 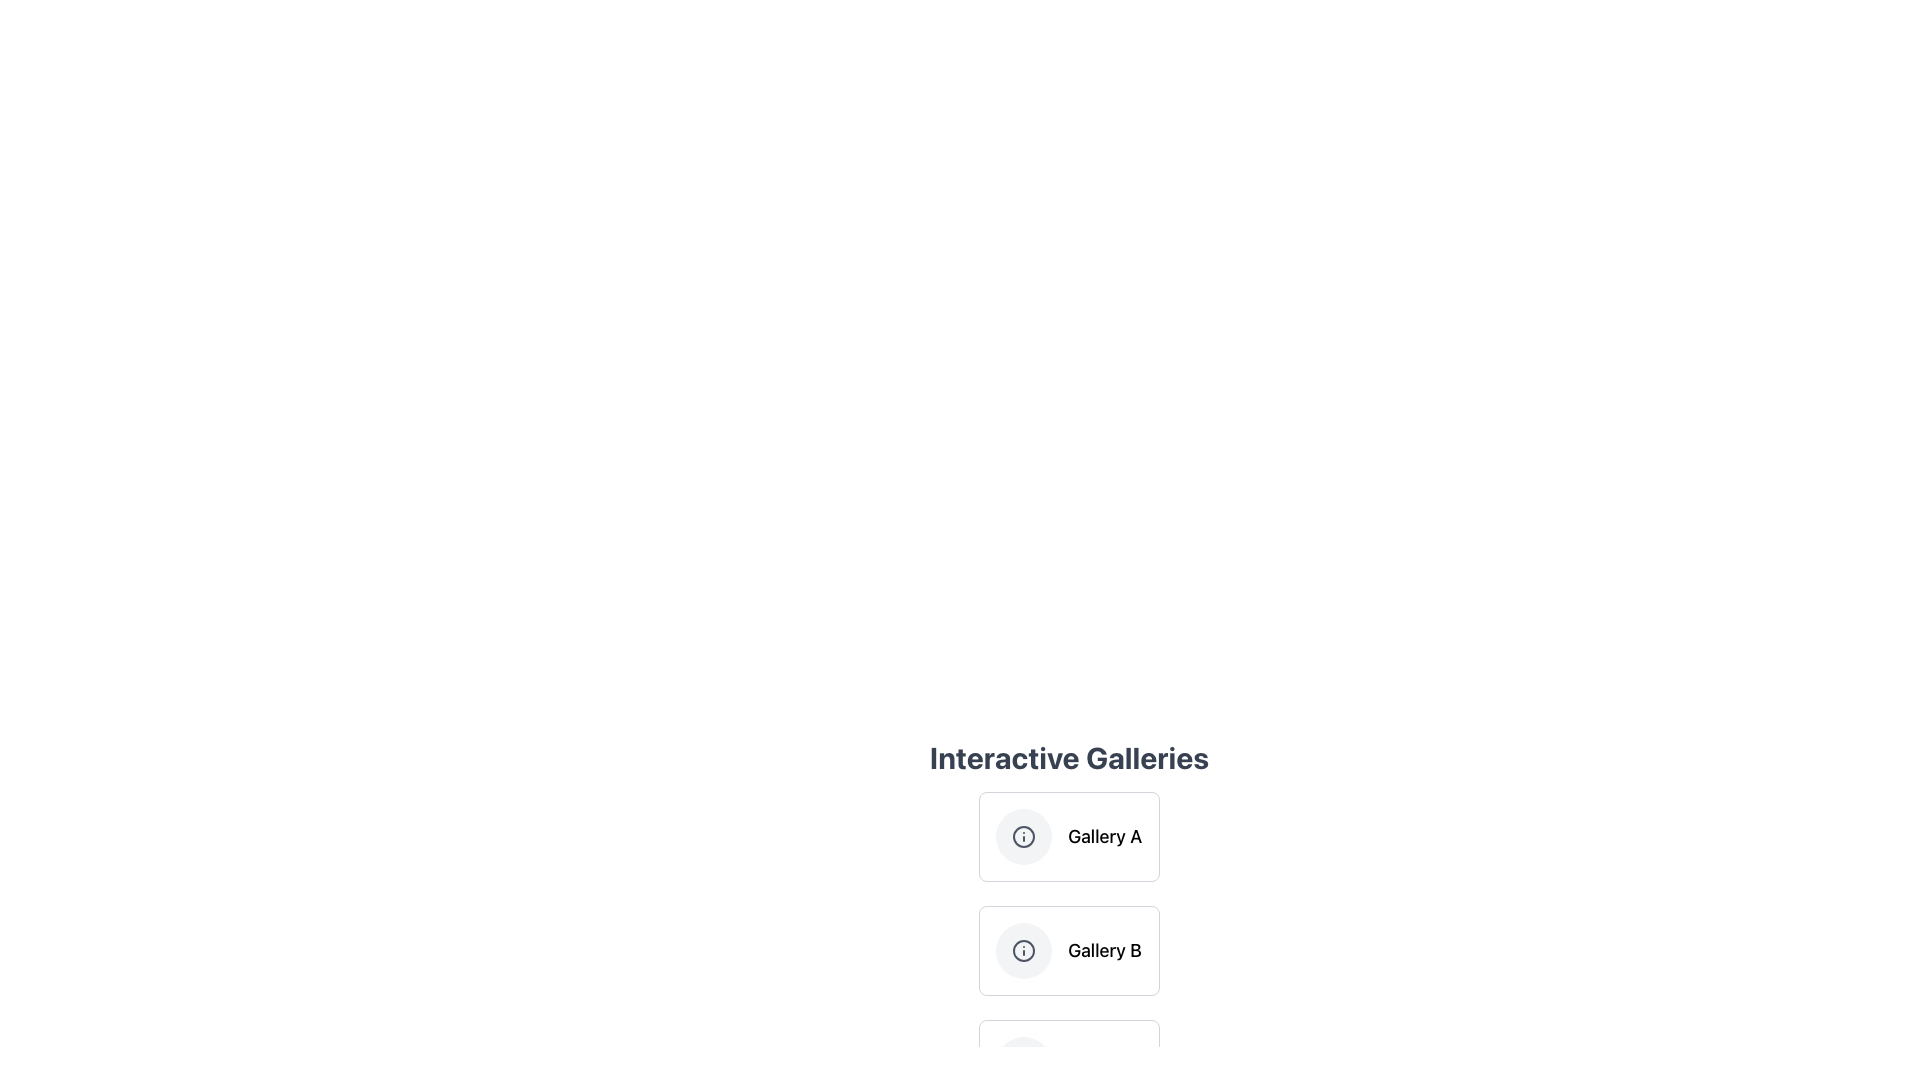 I want to click on the circular gray icon with an outlined information symbol ('i') located to the left of the text 'Gallery A', so click(x=1024, y=837).